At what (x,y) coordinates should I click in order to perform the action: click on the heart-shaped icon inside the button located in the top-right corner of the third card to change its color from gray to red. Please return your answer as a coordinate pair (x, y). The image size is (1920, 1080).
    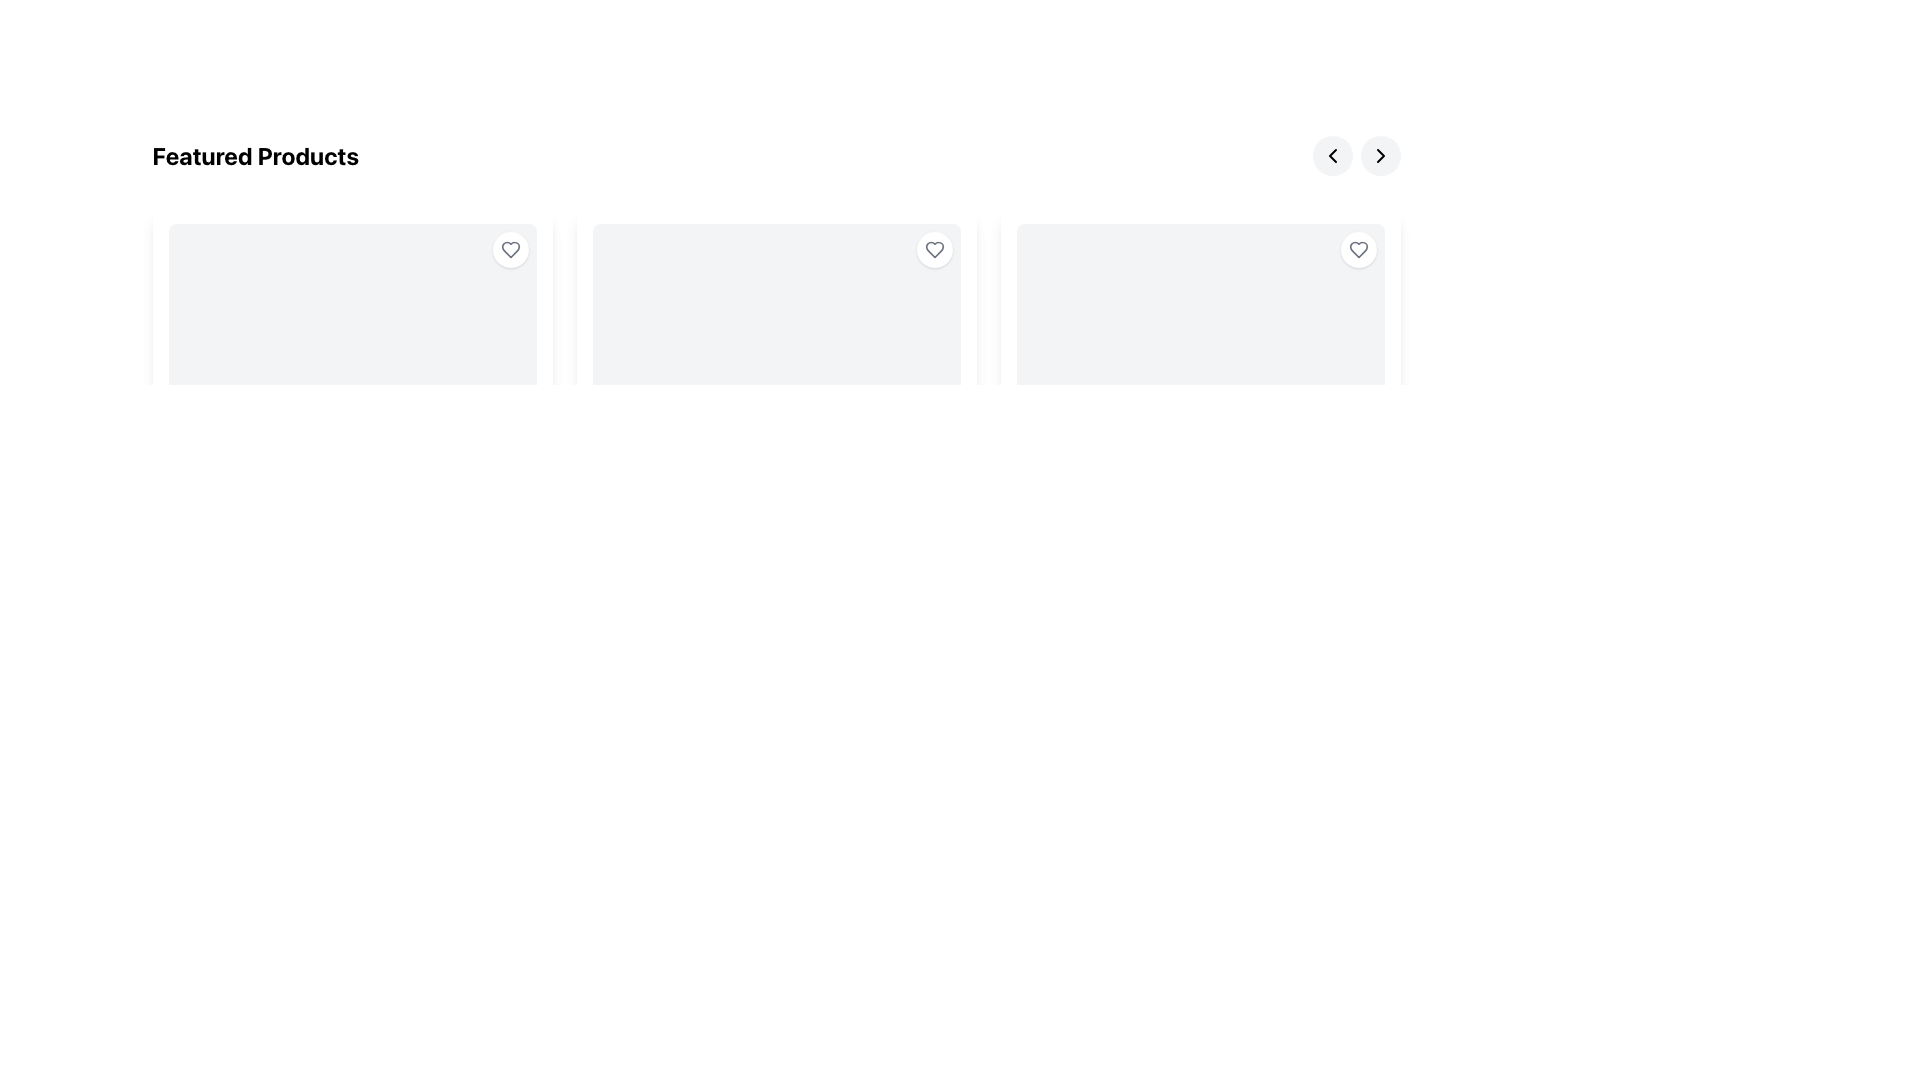
    Looking at the image, I should click on (1358, 249).